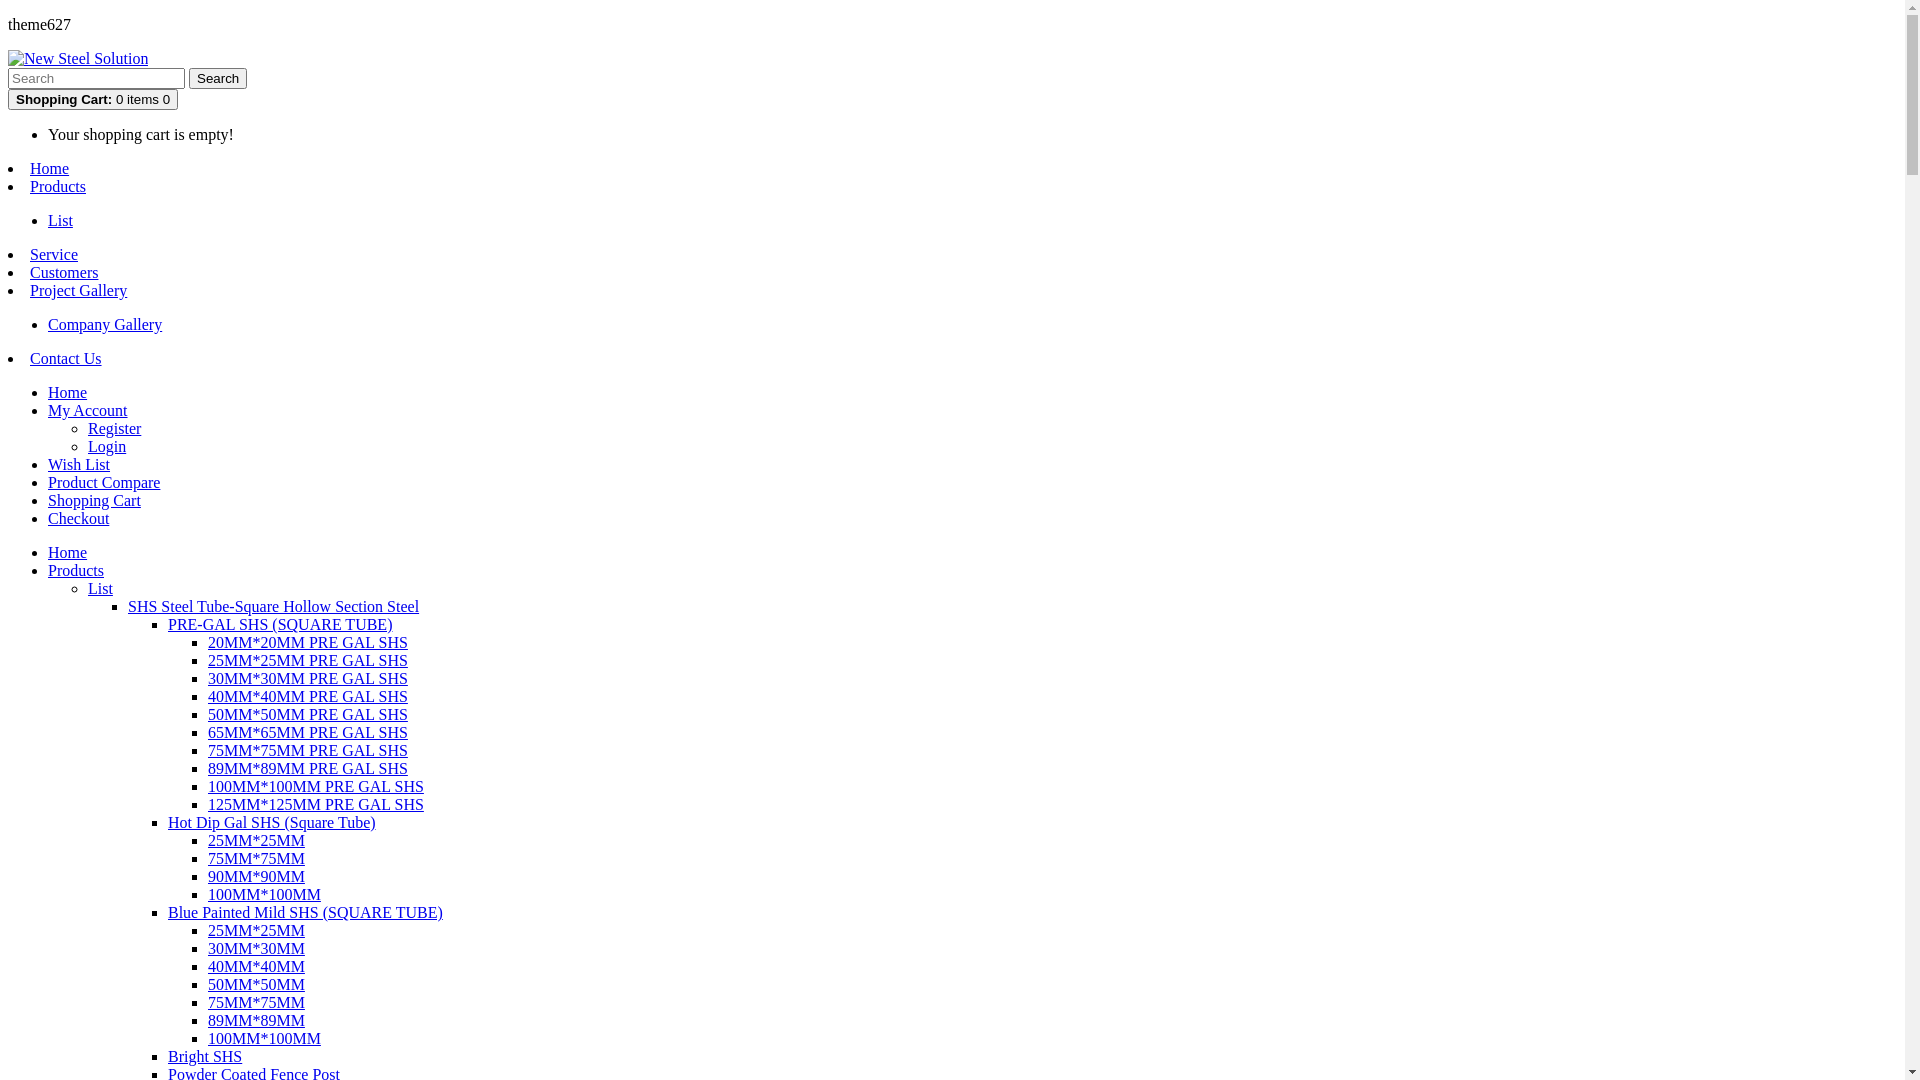 The height and width of the screenshot is (1080, 1920). What do you see at coordinates (63, 272) in the screenshot?
I see `'Customers'` at bounding box center [63, 272].